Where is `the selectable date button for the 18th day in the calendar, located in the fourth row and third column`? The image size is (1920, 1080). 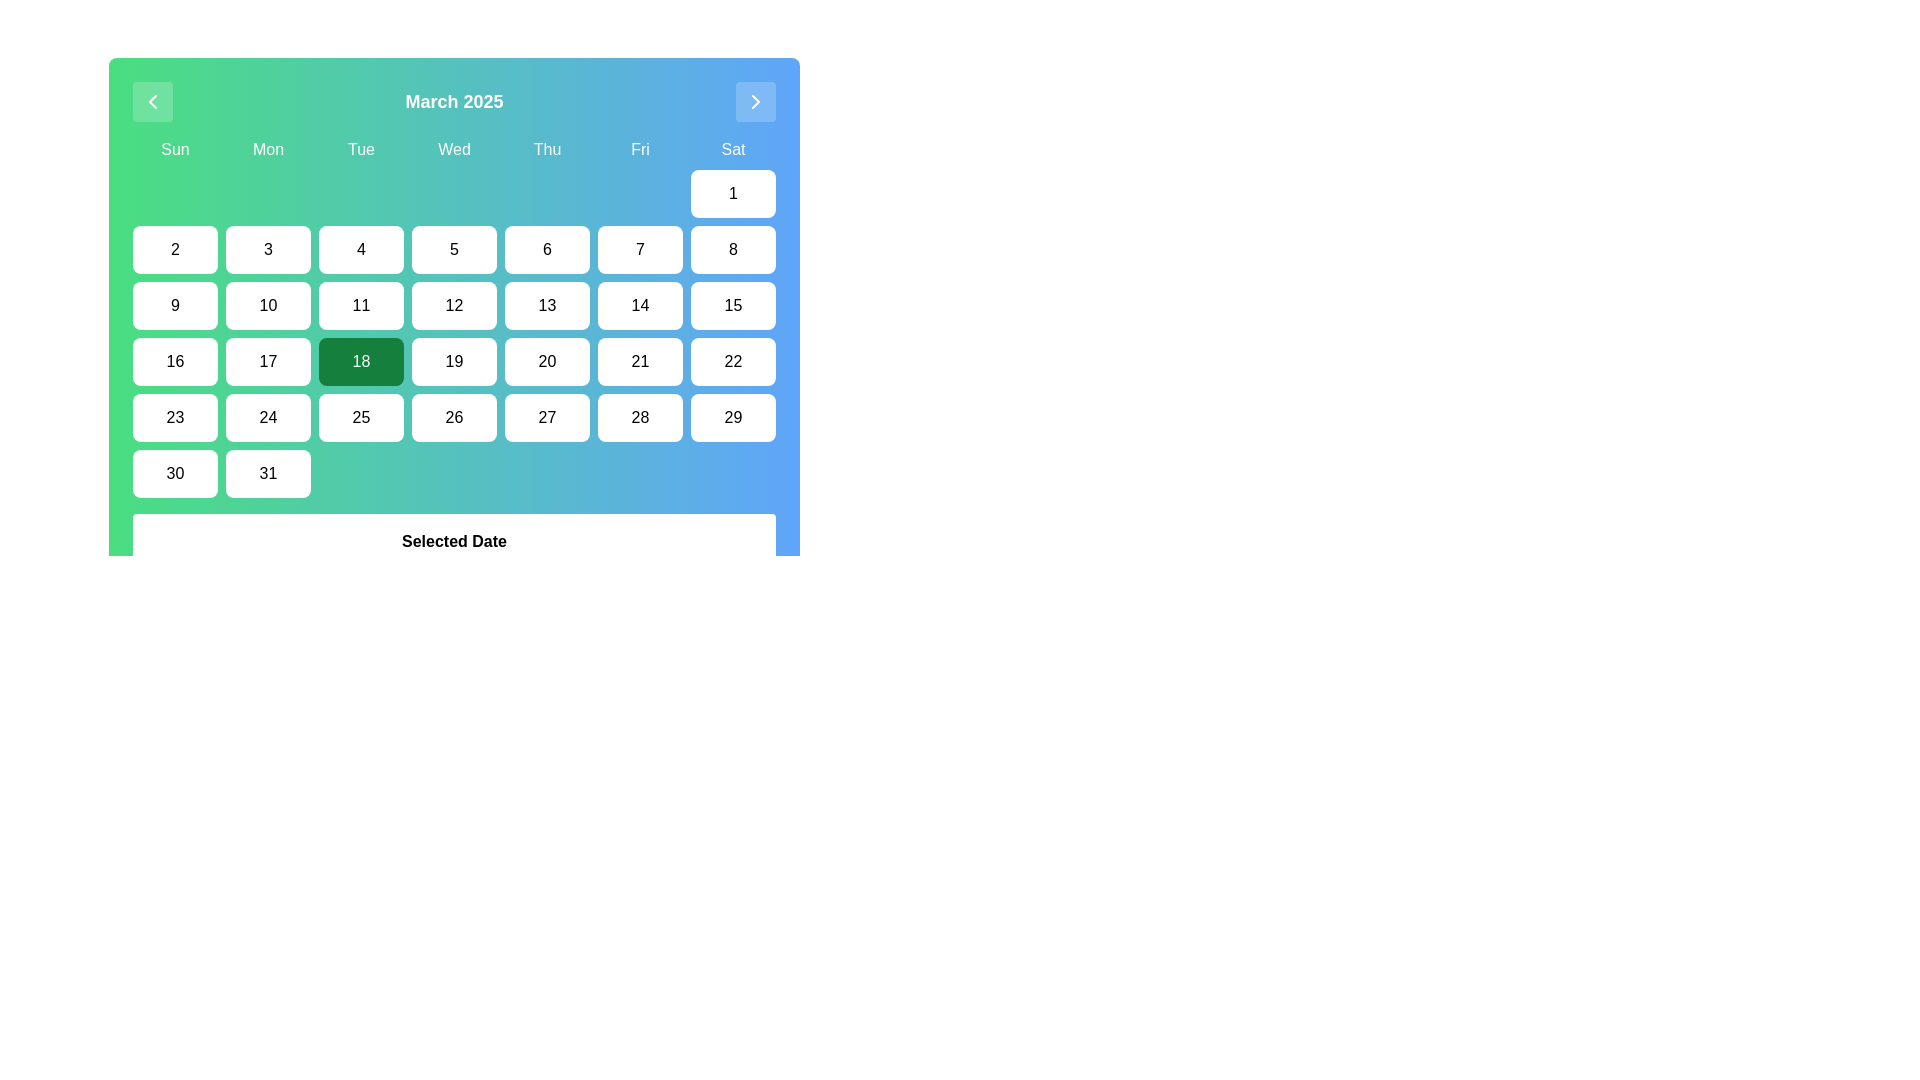 the selectable date button for the 18th day in the calendar, located in the fourth row and third column is located at coordinates (361, 362).